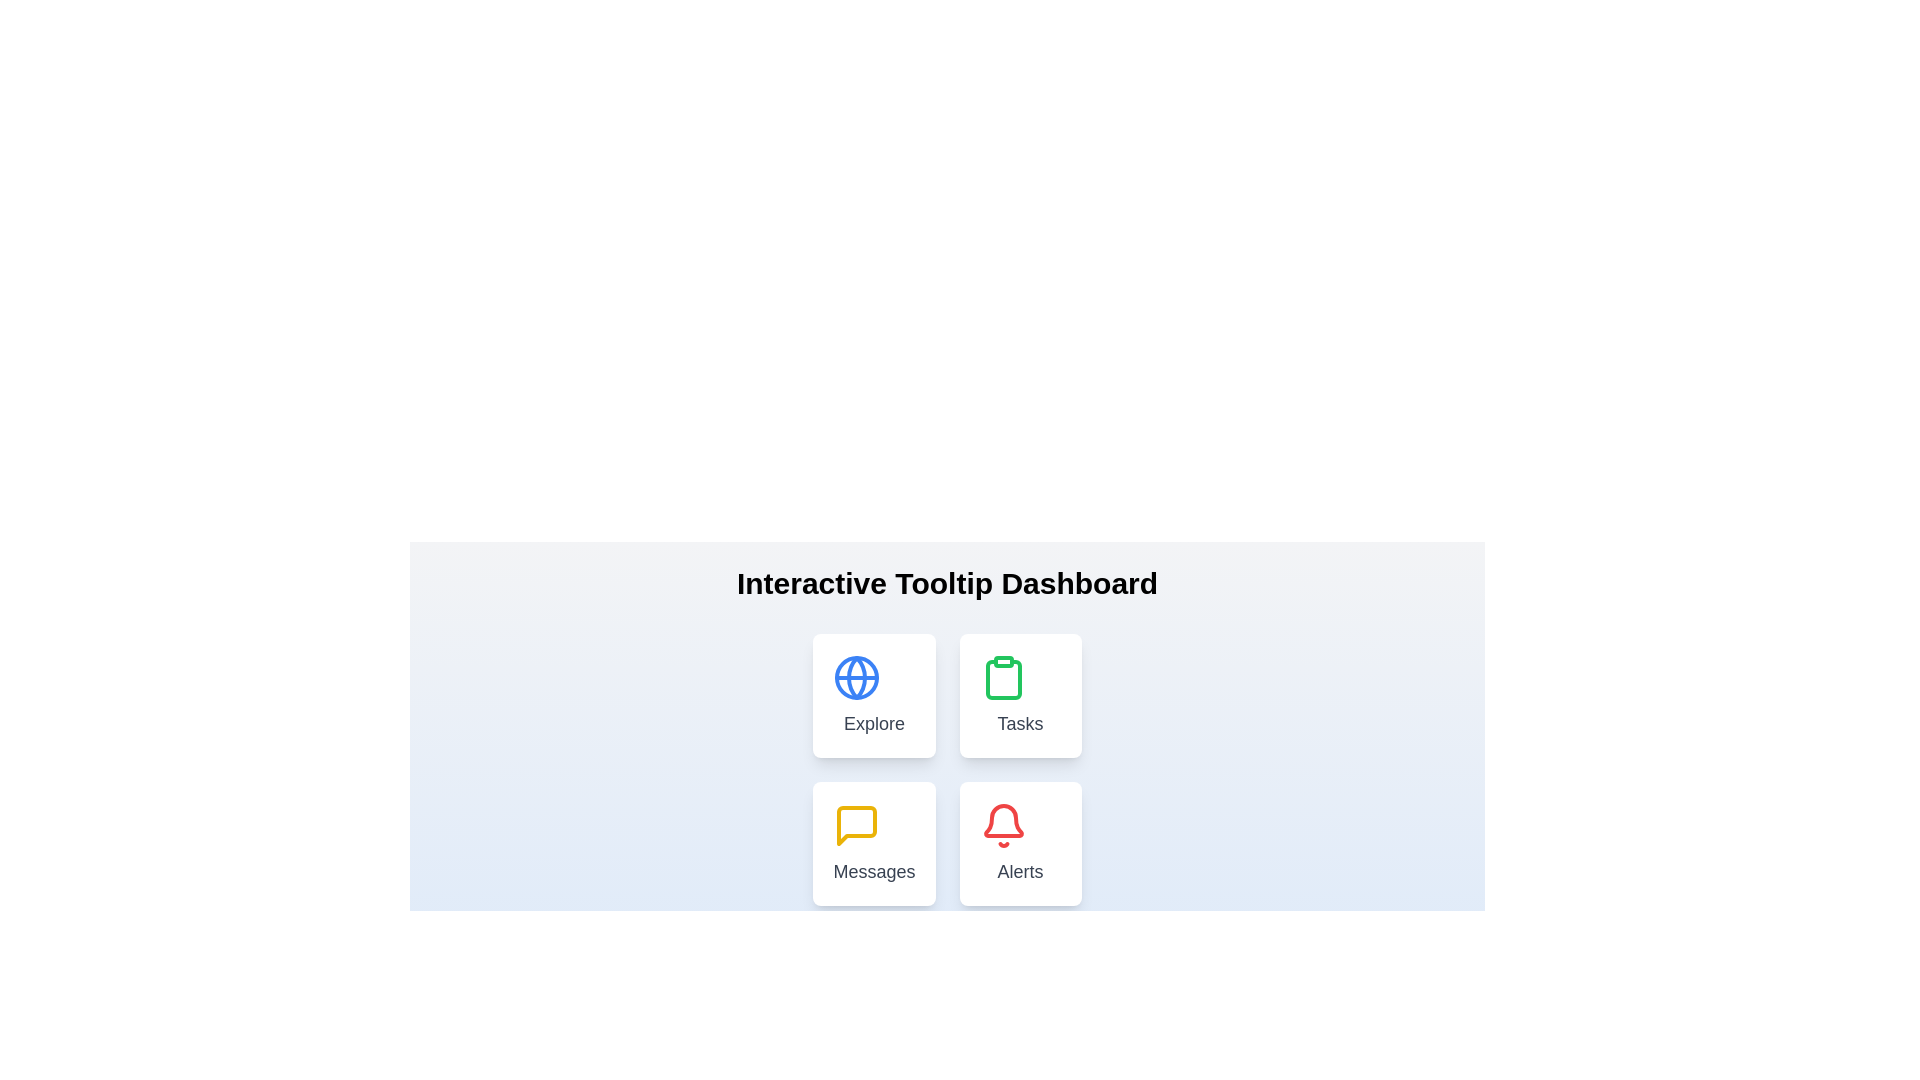  What do you see at coordinates (874, 694) in the screenshot?
I see `the 'Explore' card located at the top-left position of a 2x2 grid, featuring a blue globe icon and medium gray text` at bounding box center [874, 694].